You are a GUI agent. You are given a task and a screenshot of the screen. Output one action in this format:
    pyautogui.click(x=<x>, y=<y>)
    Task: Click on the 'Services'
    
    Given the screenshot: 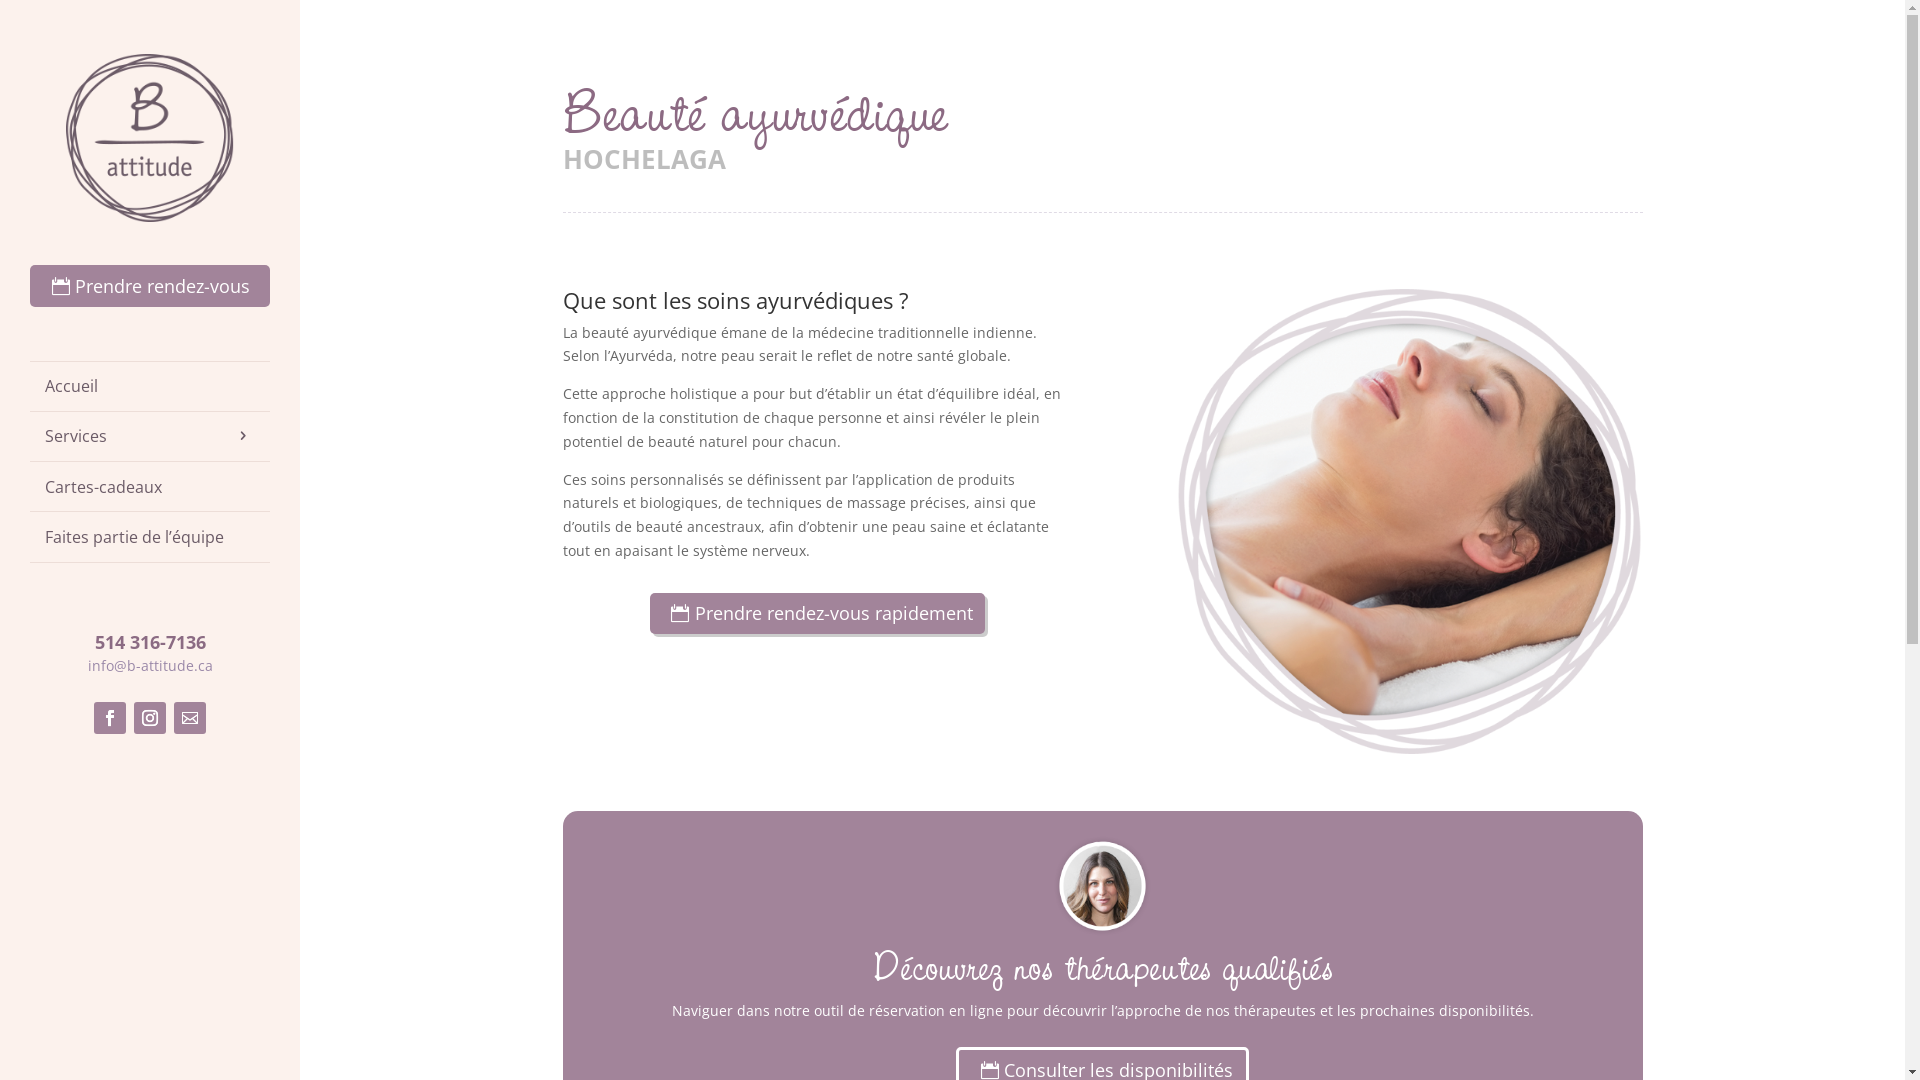 What is the action you would take?
    pyautogui.click(x=148, y=434)
    